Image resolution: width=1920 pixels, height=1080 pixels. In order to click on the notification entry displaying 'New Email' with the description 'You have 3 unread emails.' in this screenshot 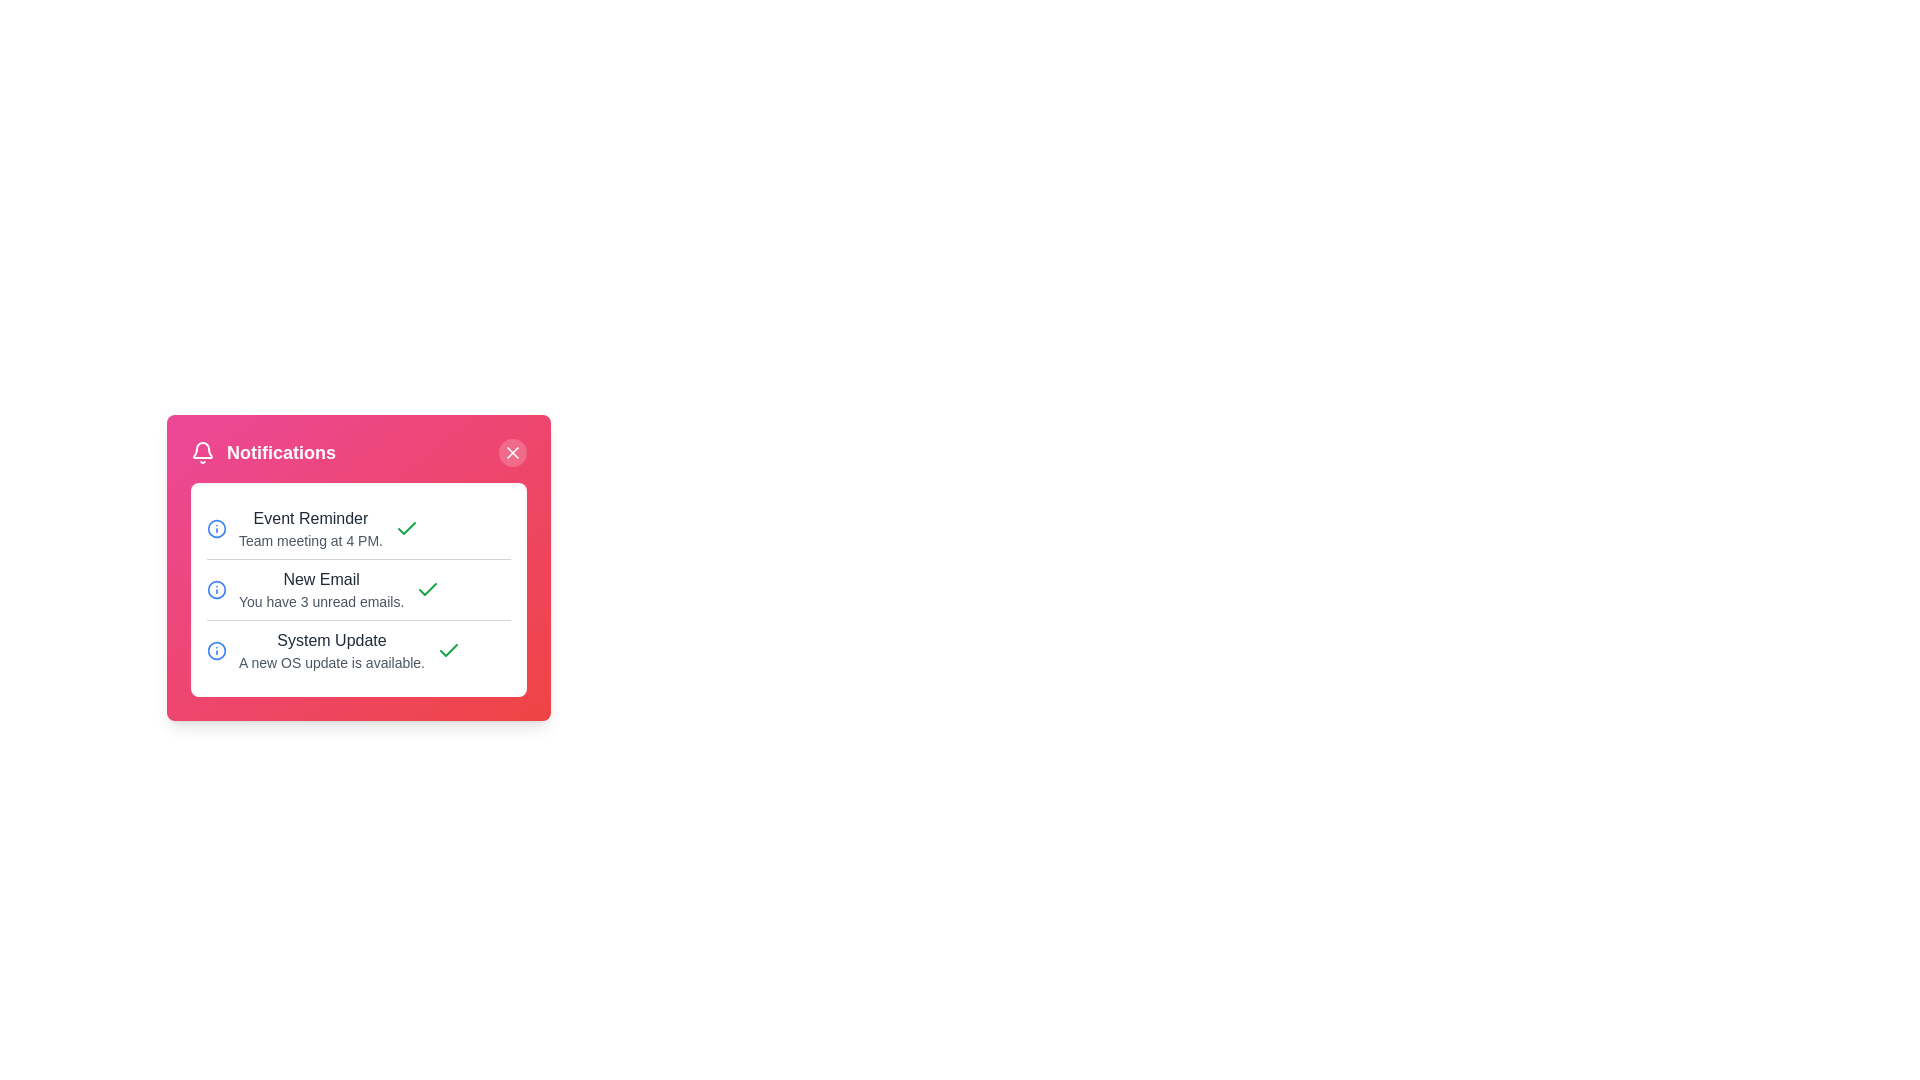, I will do `click(359, 588)`.